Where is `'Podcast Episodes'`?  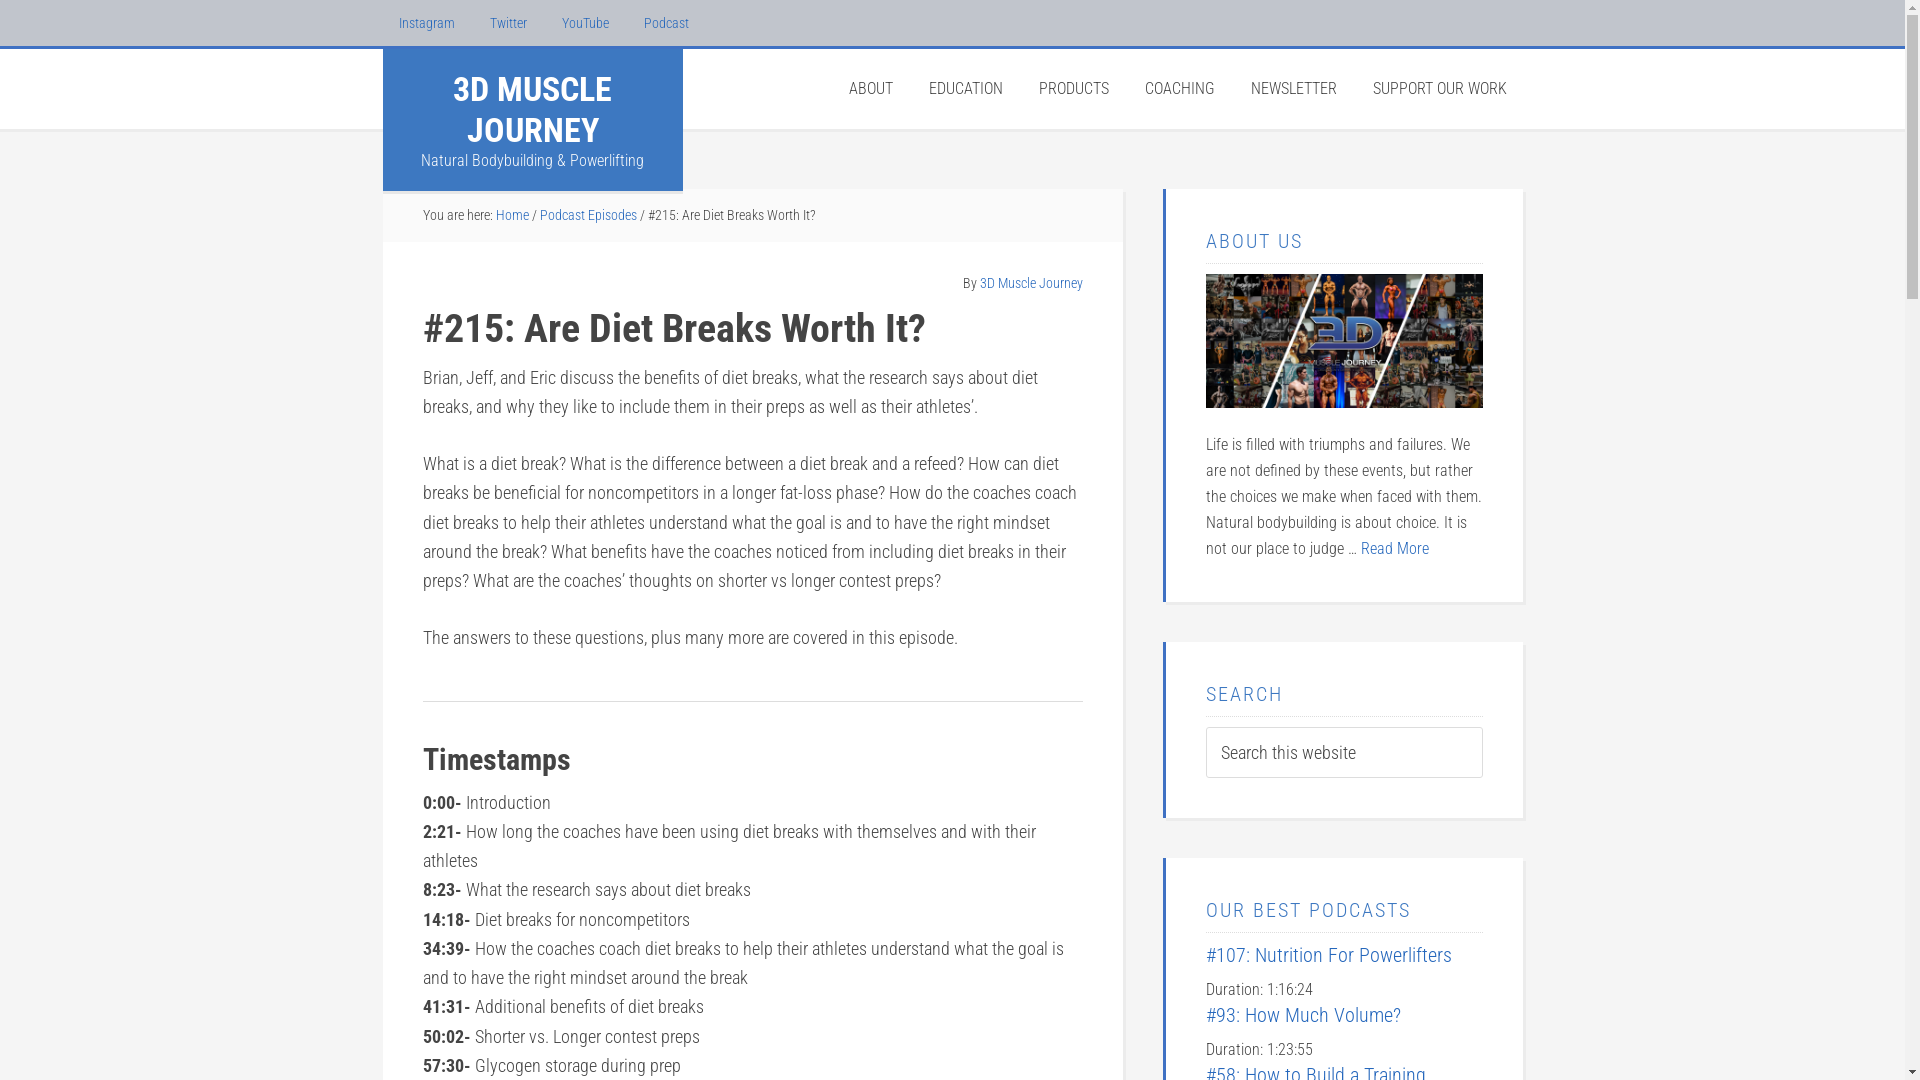
'Podcast Episodes' is located at coordinates (587, 215).